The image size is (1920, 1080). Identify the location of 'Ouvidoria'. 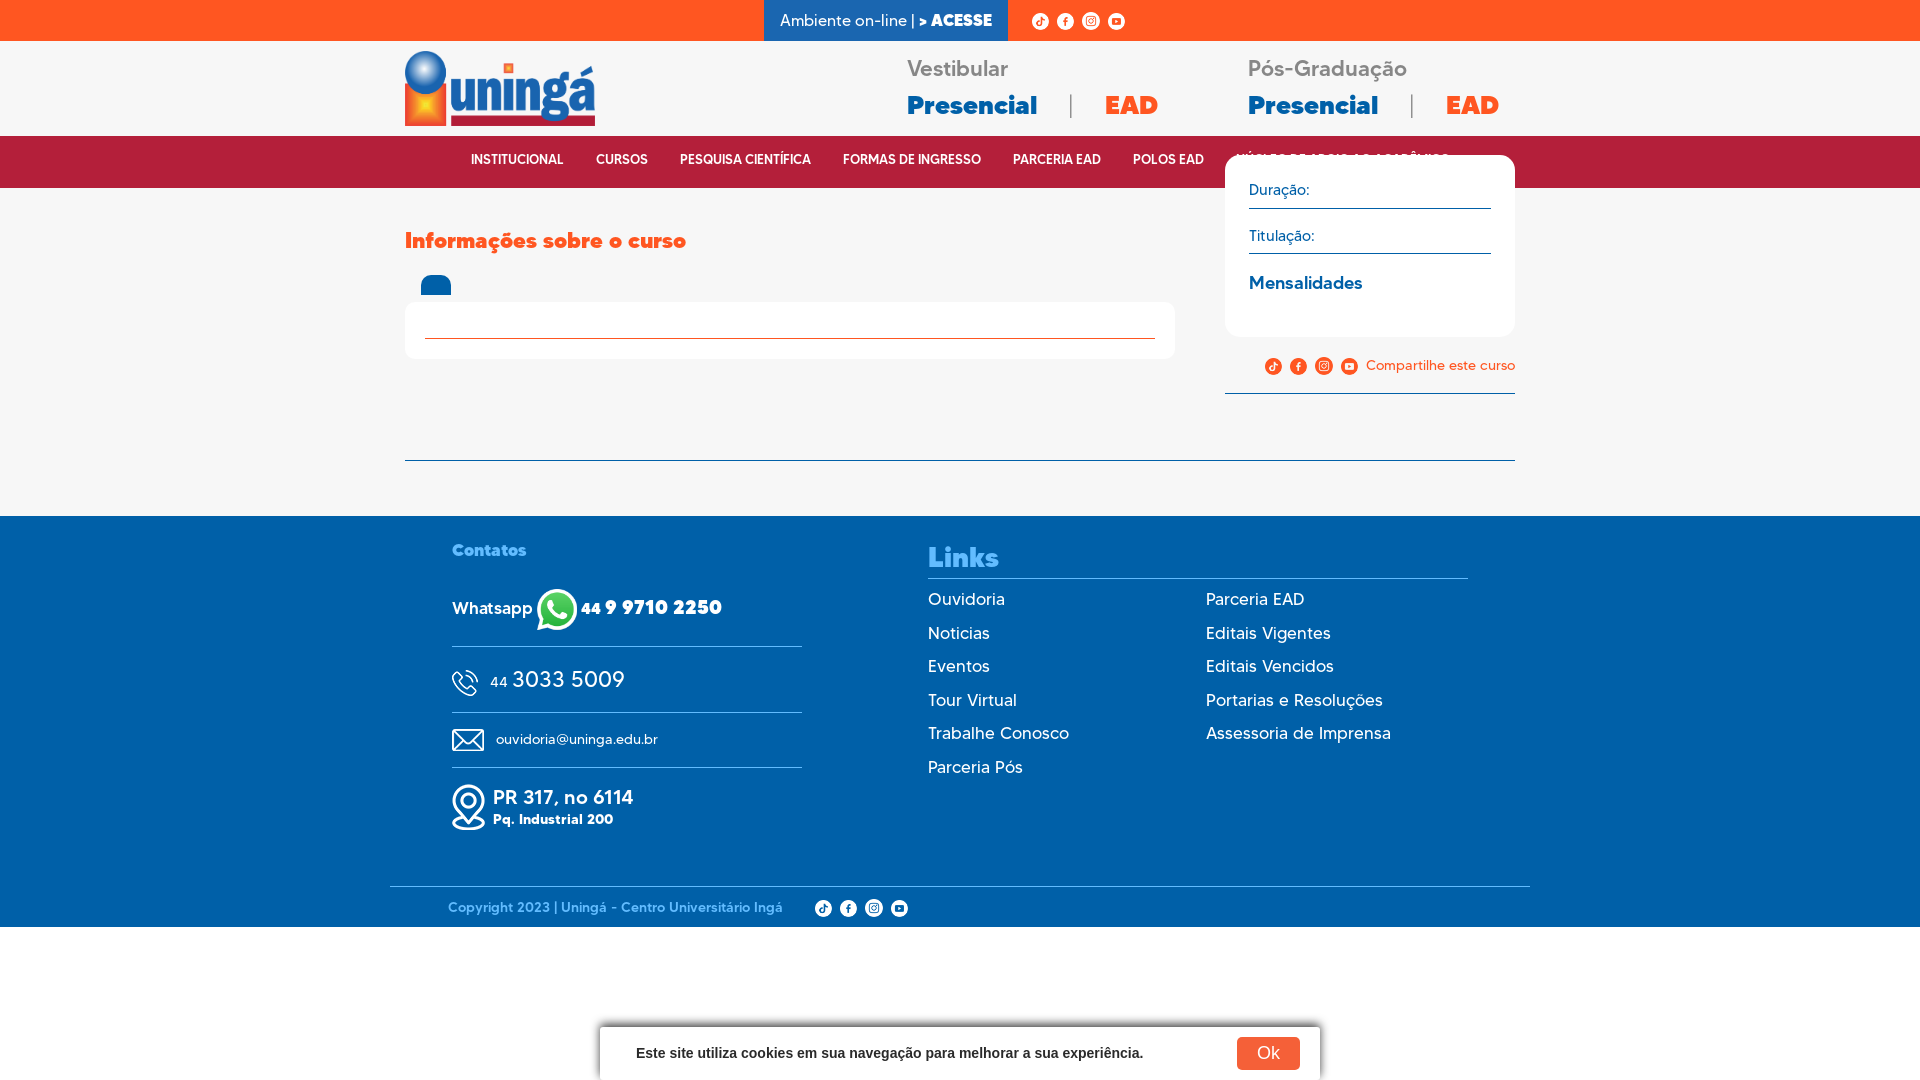
(1058, 599).